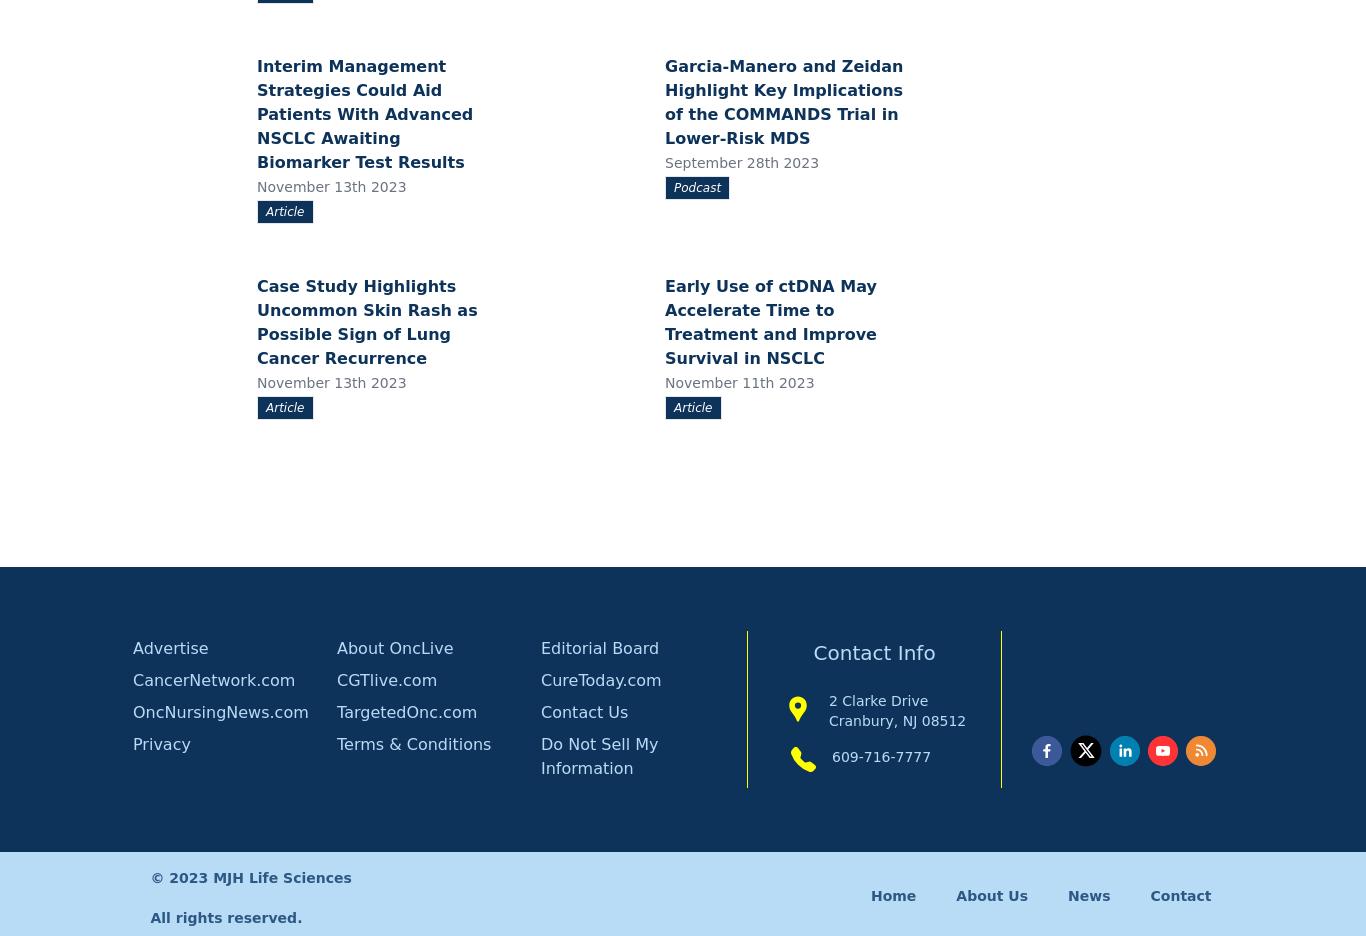 The width and height of the screenshot is (1366, 936). Describe the element at coordinates (739, 381) in the screenshot. I see `'November 11th 2023'` at that location.